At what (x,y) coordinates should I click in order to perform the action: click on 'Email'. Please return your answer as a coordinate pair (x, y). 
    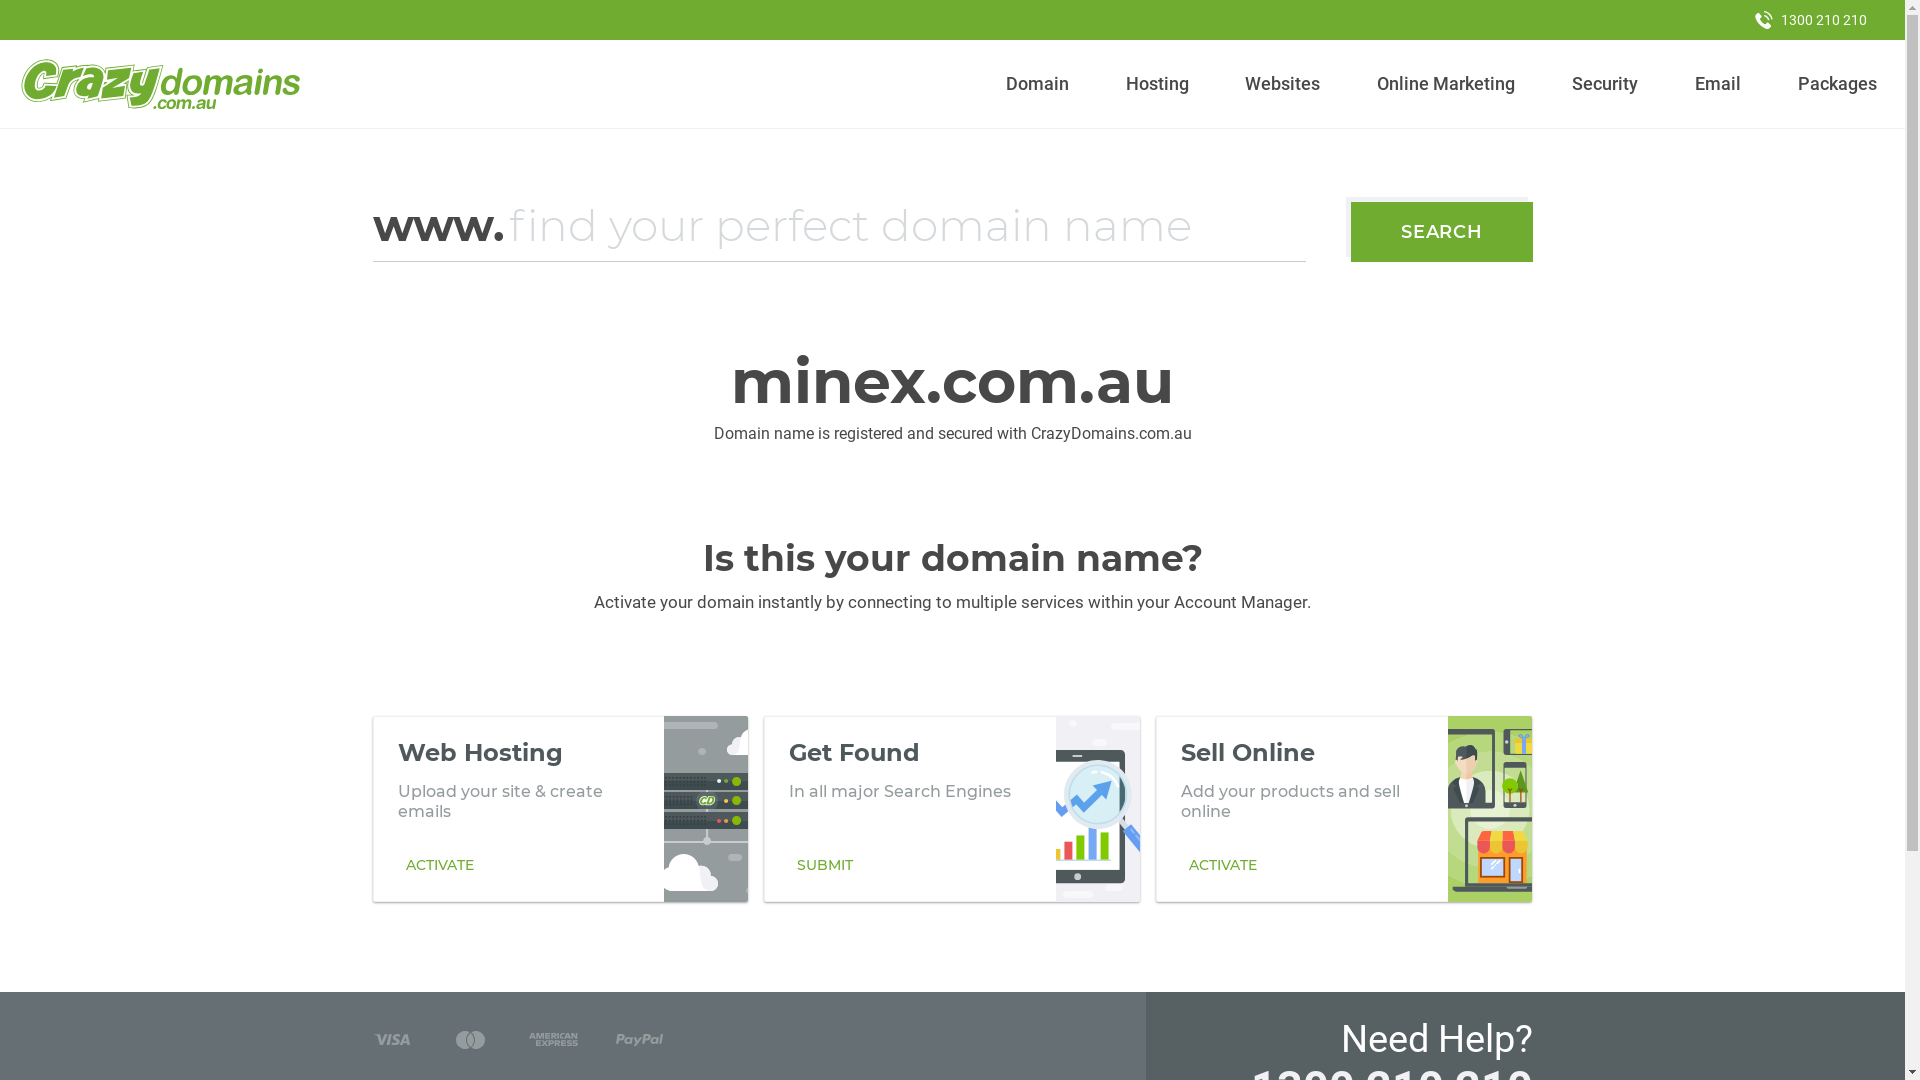
    Looking at the image, I should click on (1684, 83).